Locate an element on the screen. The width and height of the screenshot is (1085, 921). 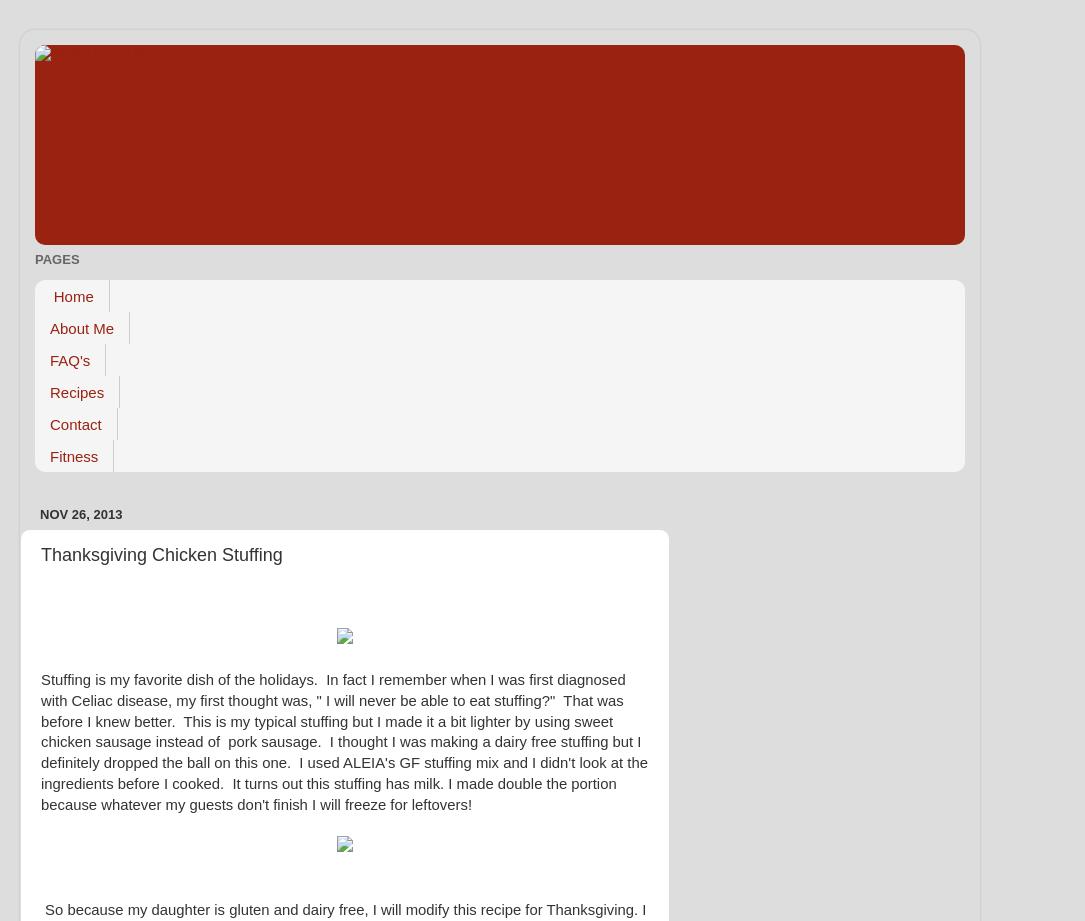
'FAQ's' is located at coordinates (69, 359).